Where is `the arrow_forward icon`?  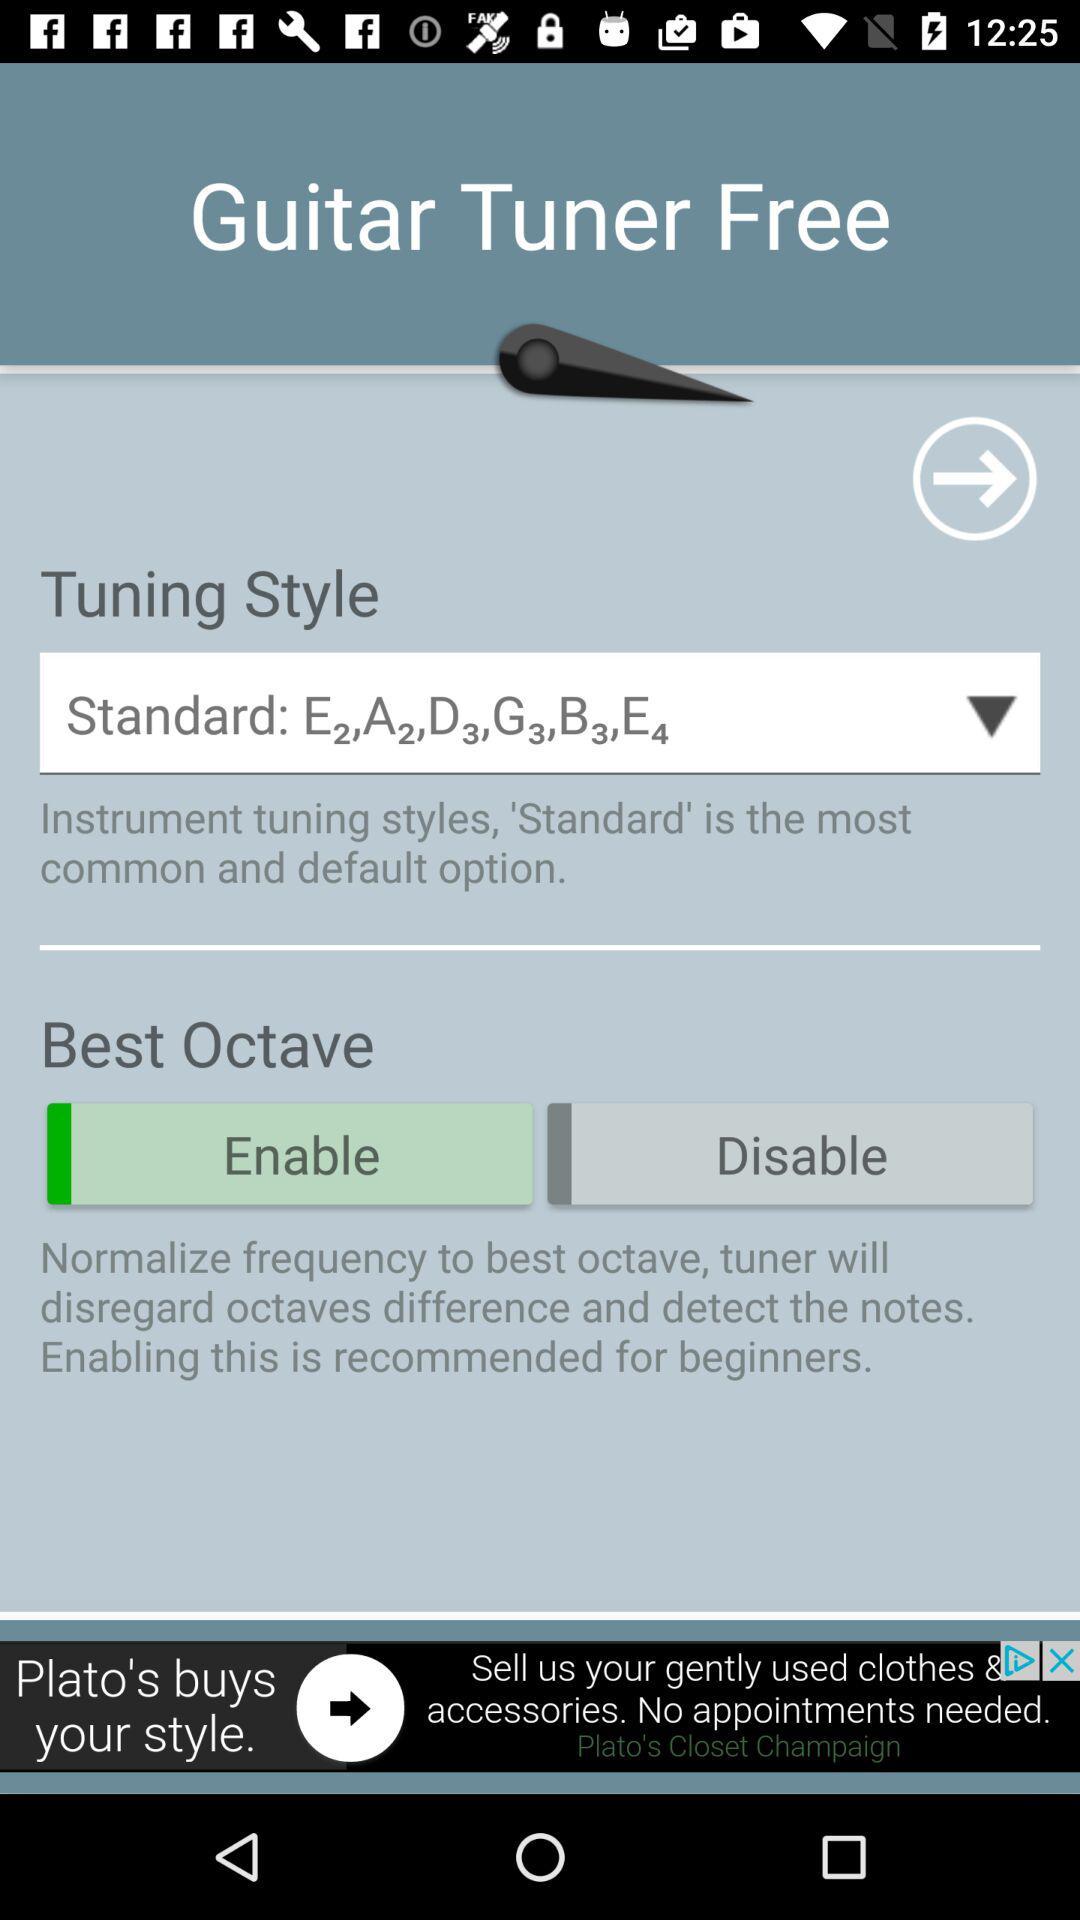 the arrow_forward icon is located at coordinates (973, 477).